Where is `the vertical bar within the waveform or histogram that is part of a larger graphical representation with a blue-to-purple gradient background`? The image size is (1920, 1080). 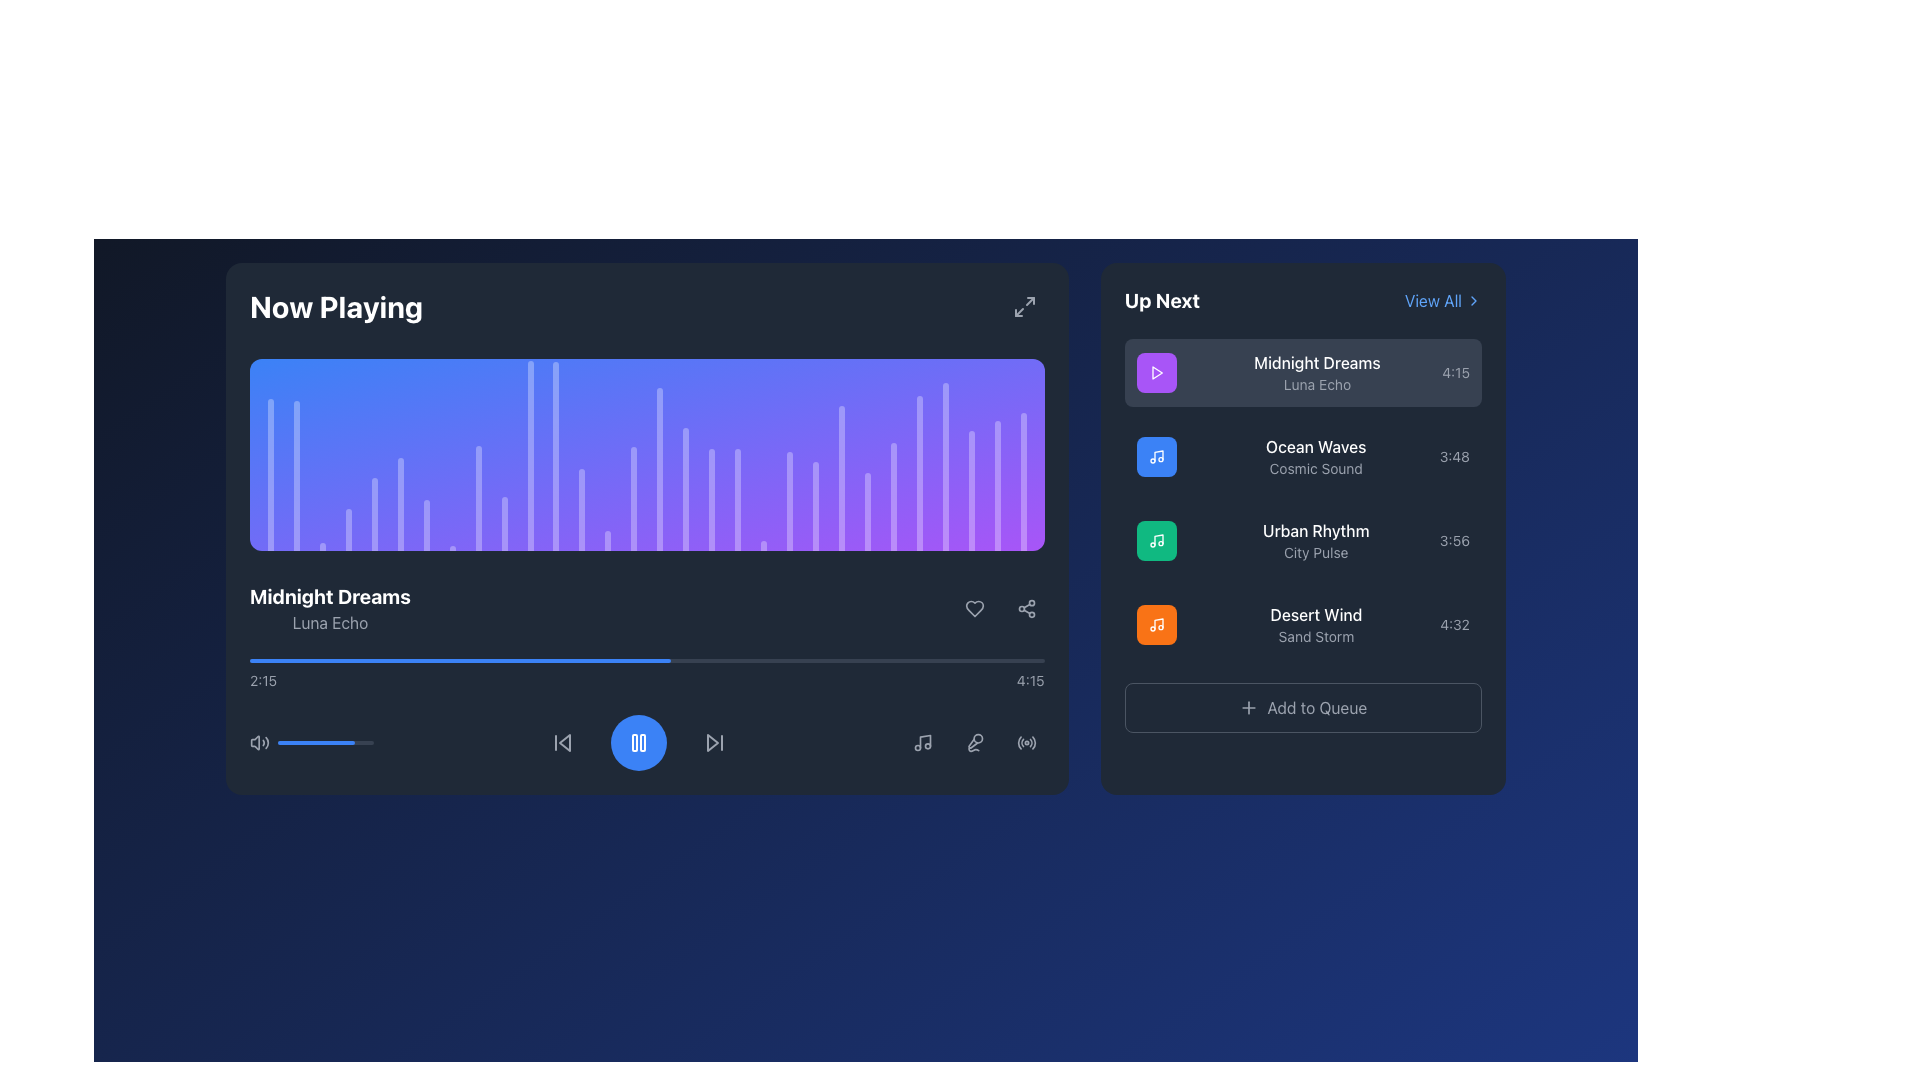 the vertical bar within the waveform or histogram that is part of a larger graphical representation with a blue-to-purple gradient background is located at coordinates (581, 508).